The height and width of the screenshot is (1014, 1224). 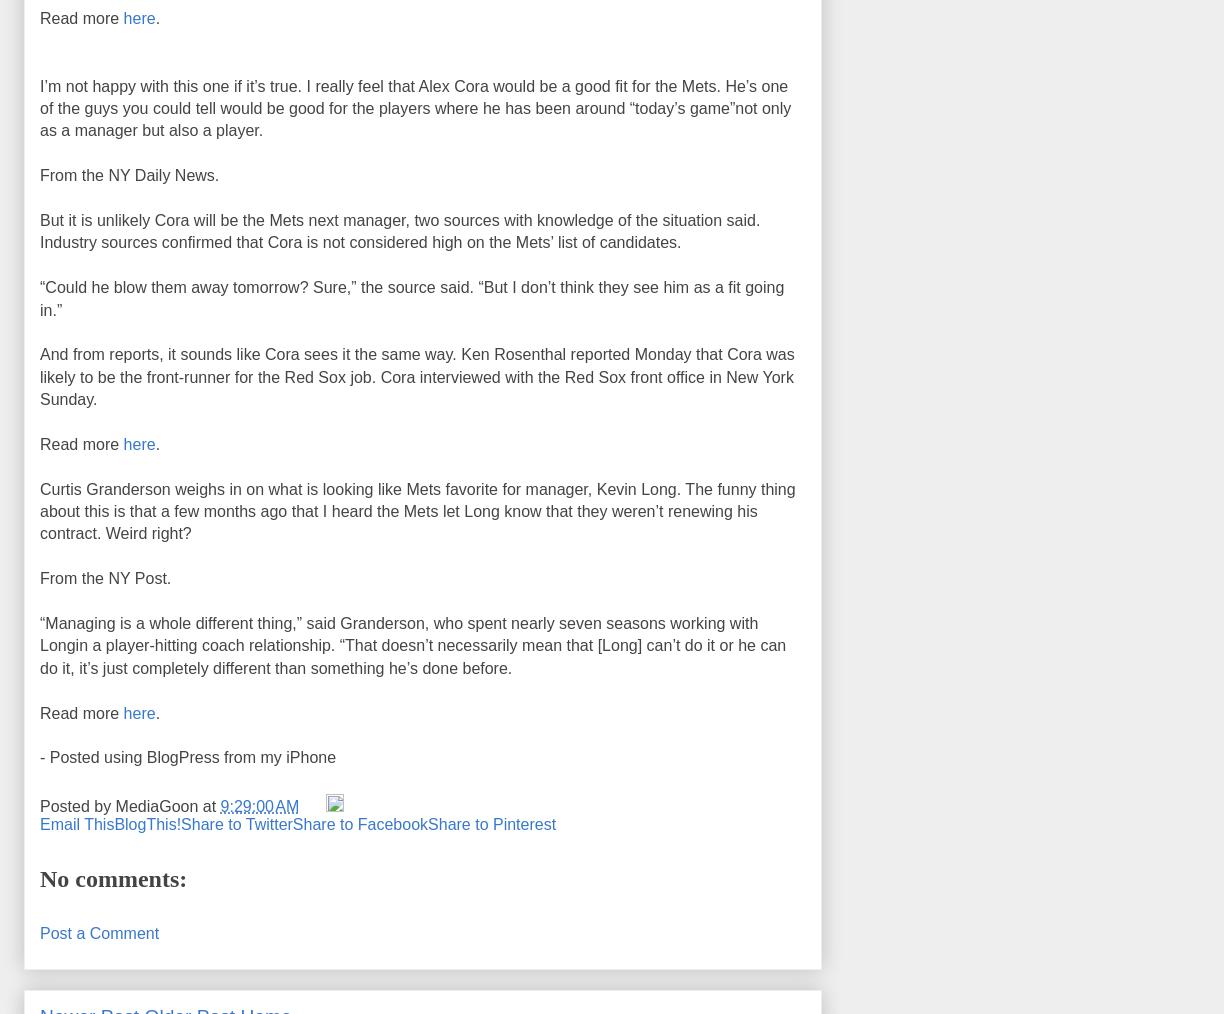 I want to click on 'Share to Twitter', so click(x=235, y=823).